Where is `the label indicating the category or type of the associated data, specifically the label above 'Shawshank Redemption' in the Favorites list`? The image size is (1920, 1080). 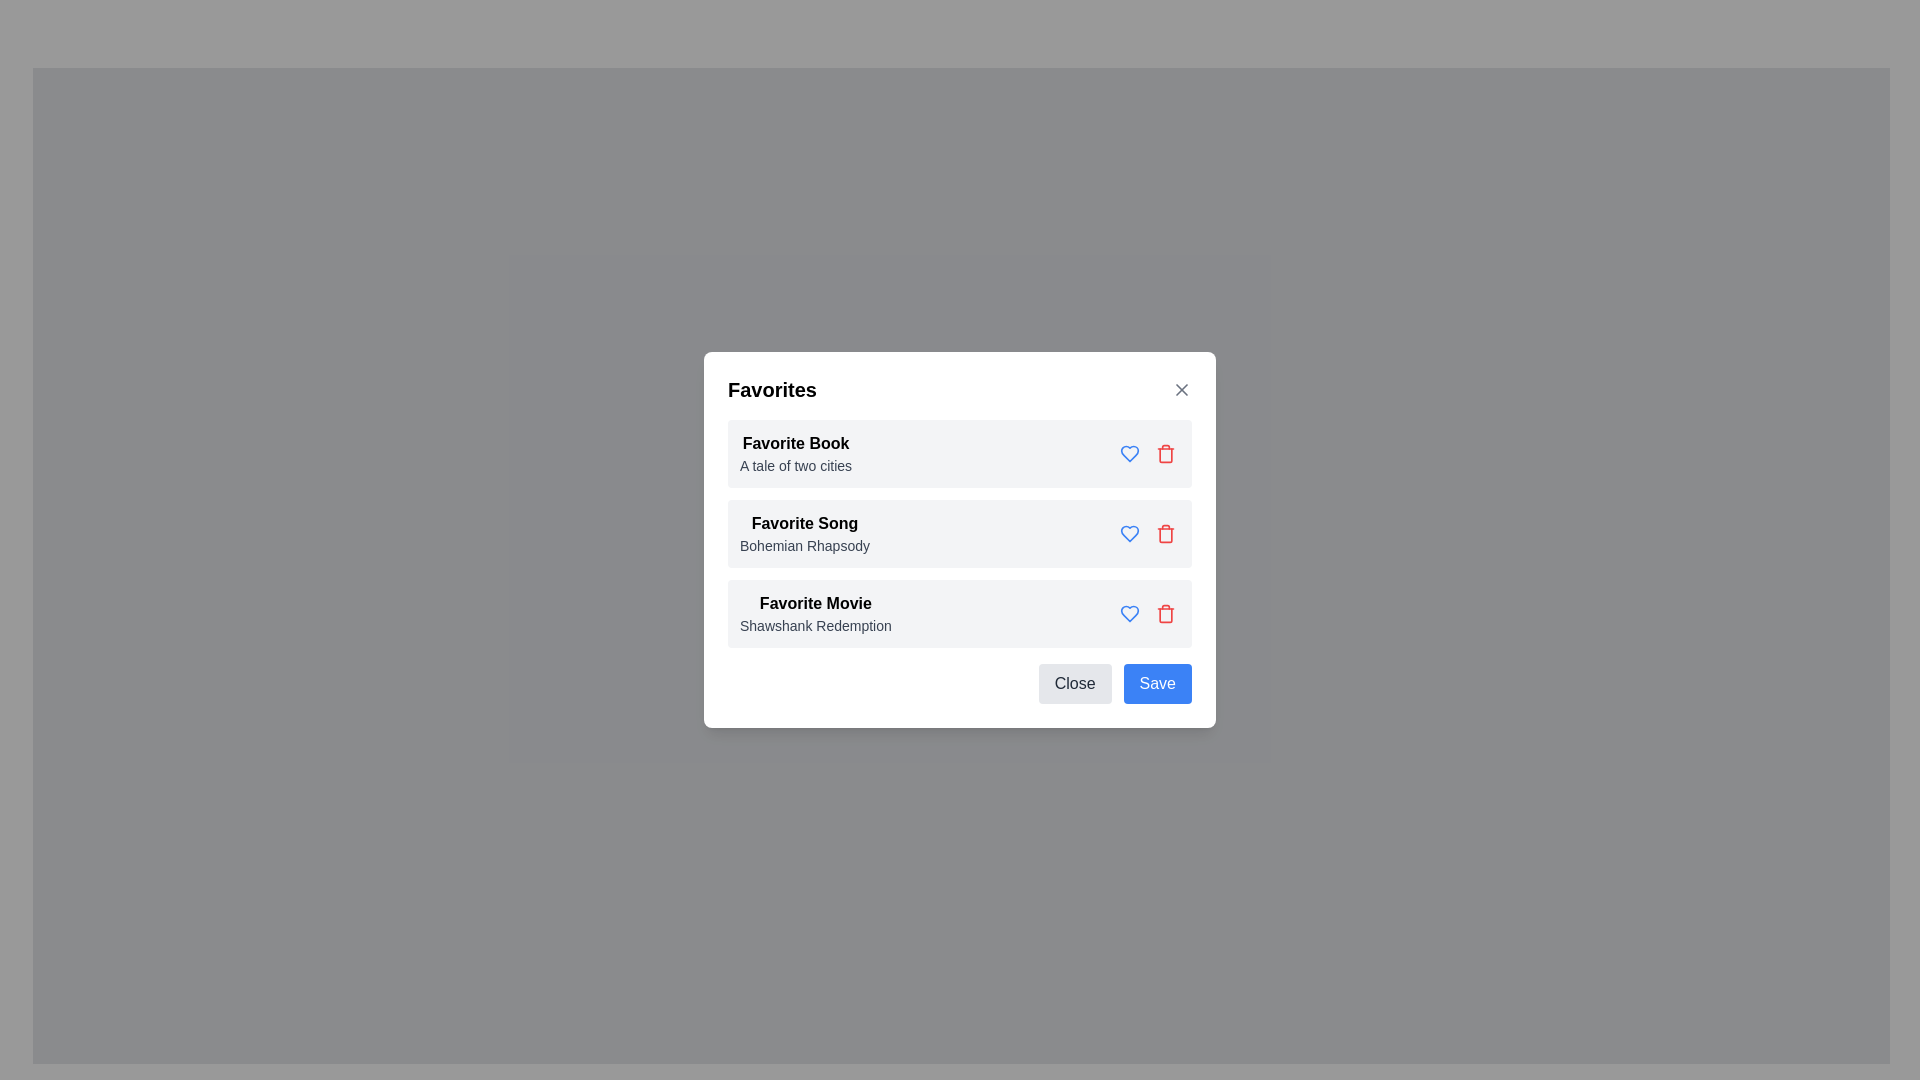
the label indicating the category or type of the associated data, specifically the label above 'Shawshank Redemption' in the Favorites list is located at coordinates (815, 603).